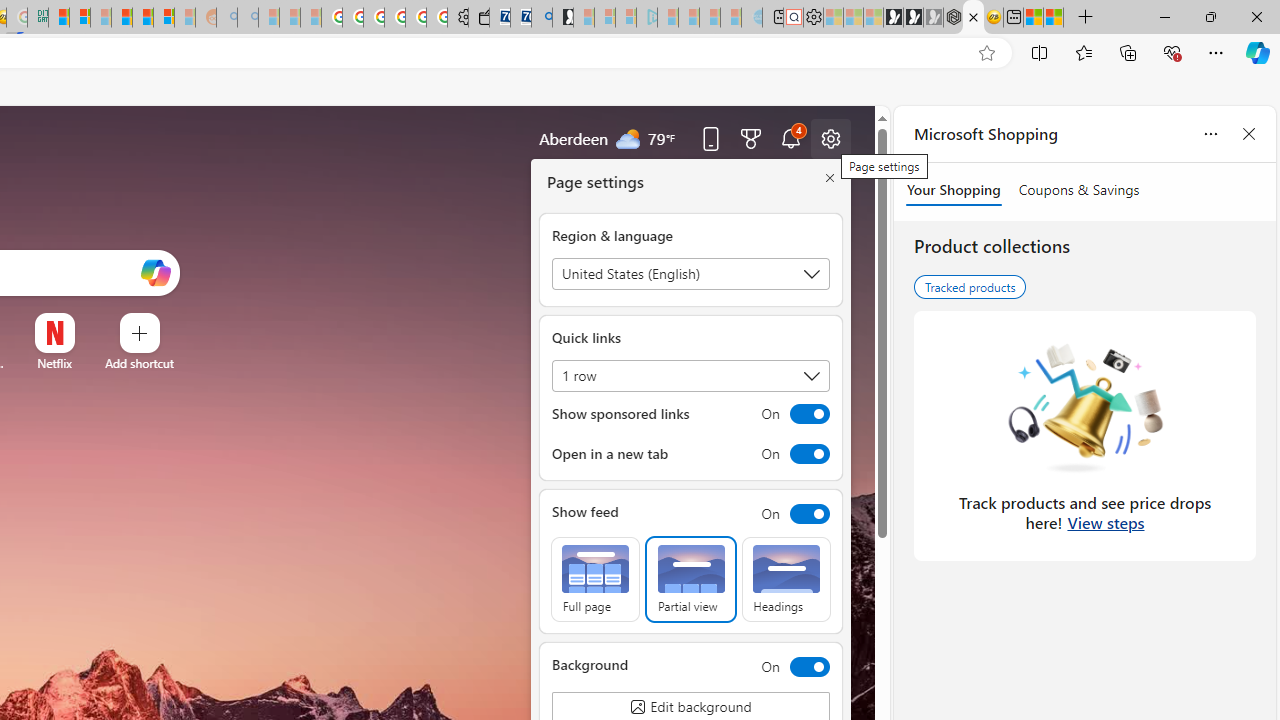 The height and width of the screenshot is (720, 1280). Describe the element at coordinates (831, 137) in the screenshot. I see `'Page settings'` at that location.